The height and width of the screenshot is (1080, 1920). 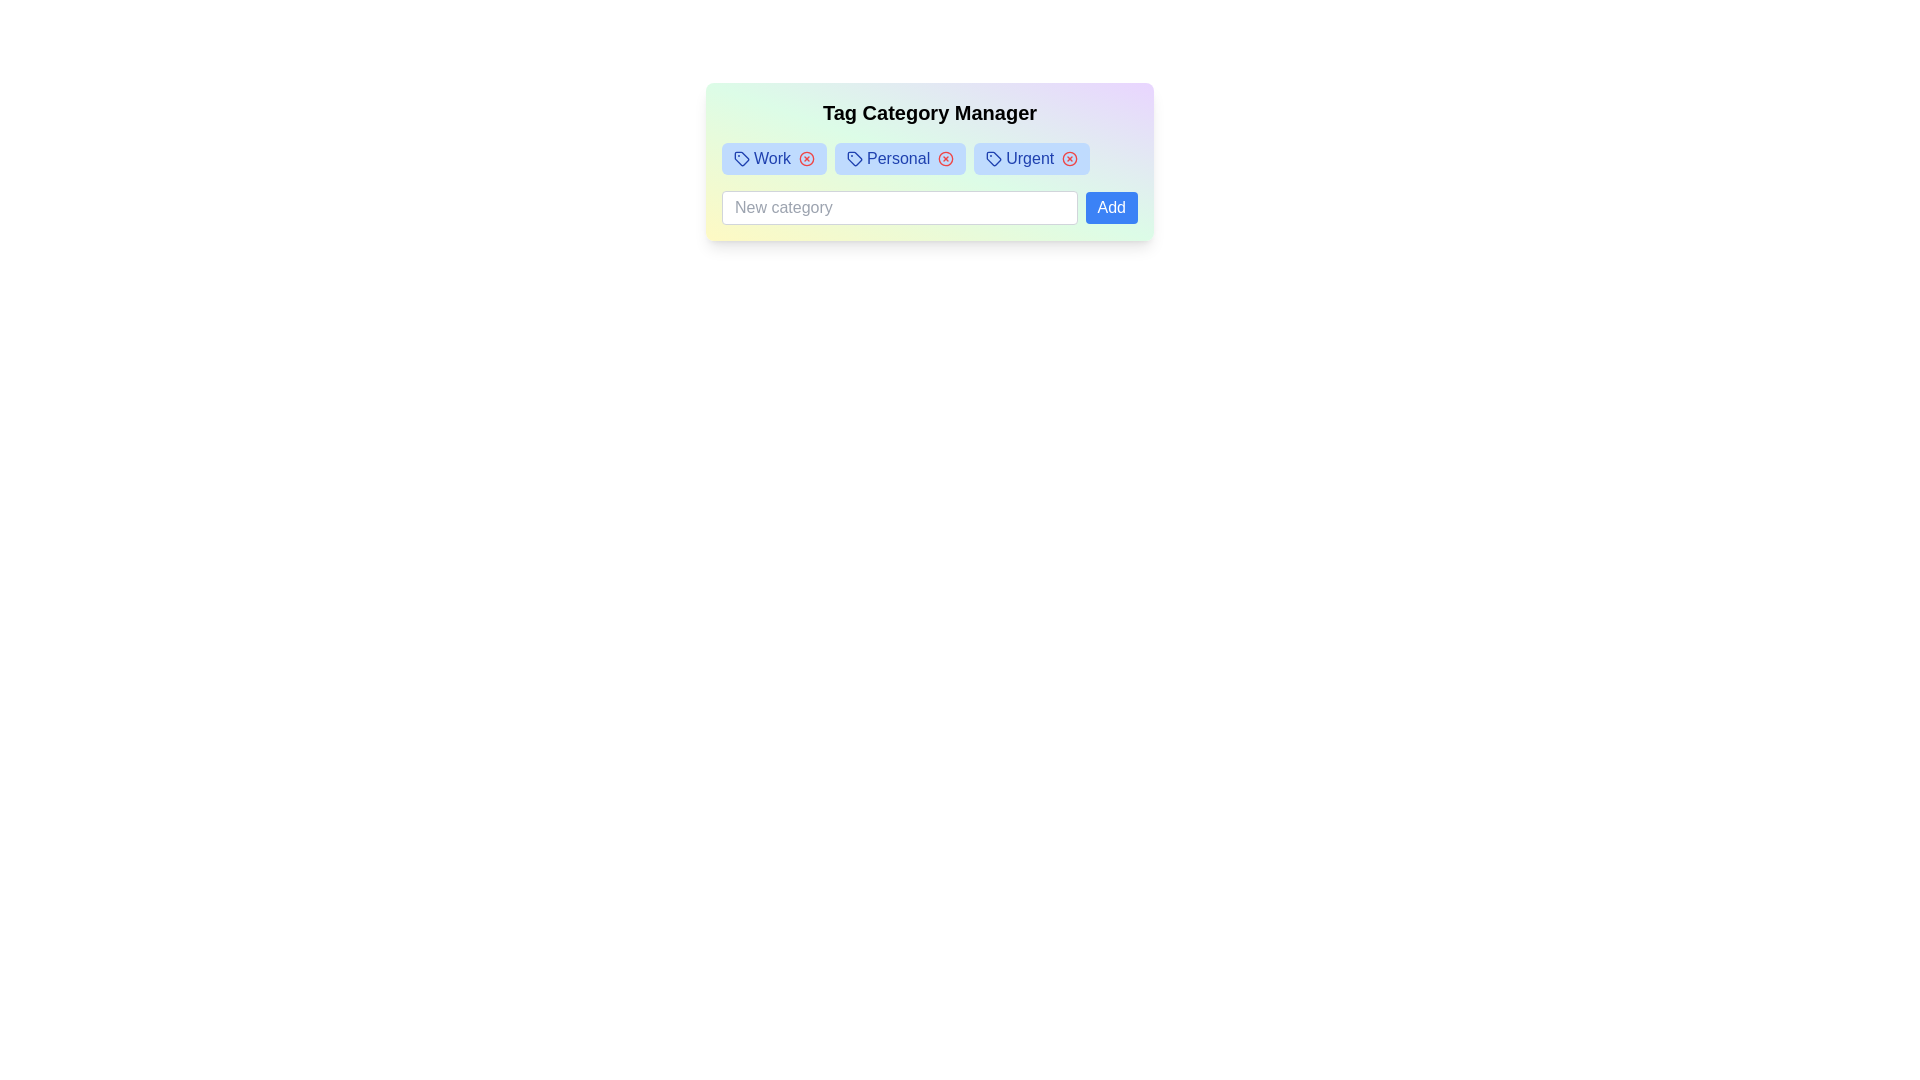 I want to click on the 'Personal' category tag, which is the second tag in a row of three tags ('Work', 'Personal', 'Urgent') located centrally in the upper section of the interface, so click(x=897, y=157).